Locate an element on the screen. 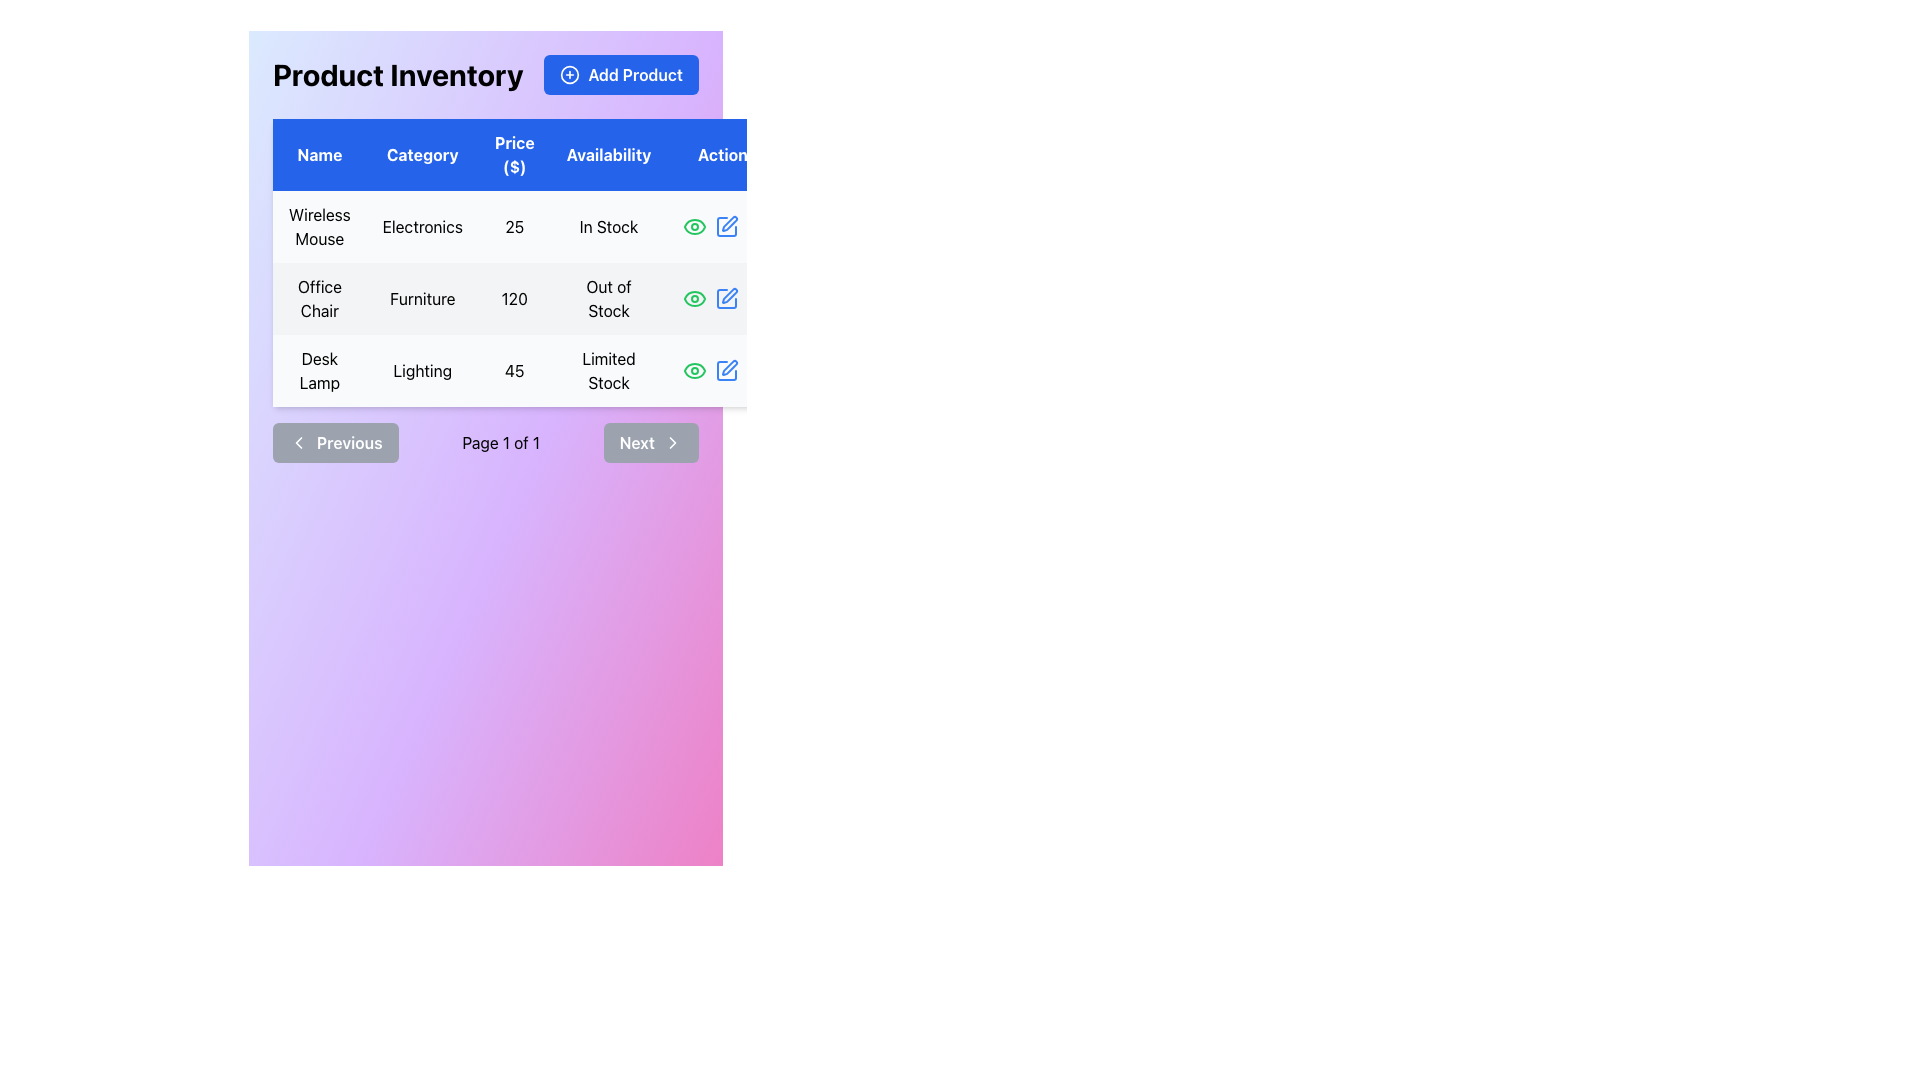  the text label 'Furniture' located in the second row of the 'Category' column in the product inventory table is located at coordinates (421, 299).